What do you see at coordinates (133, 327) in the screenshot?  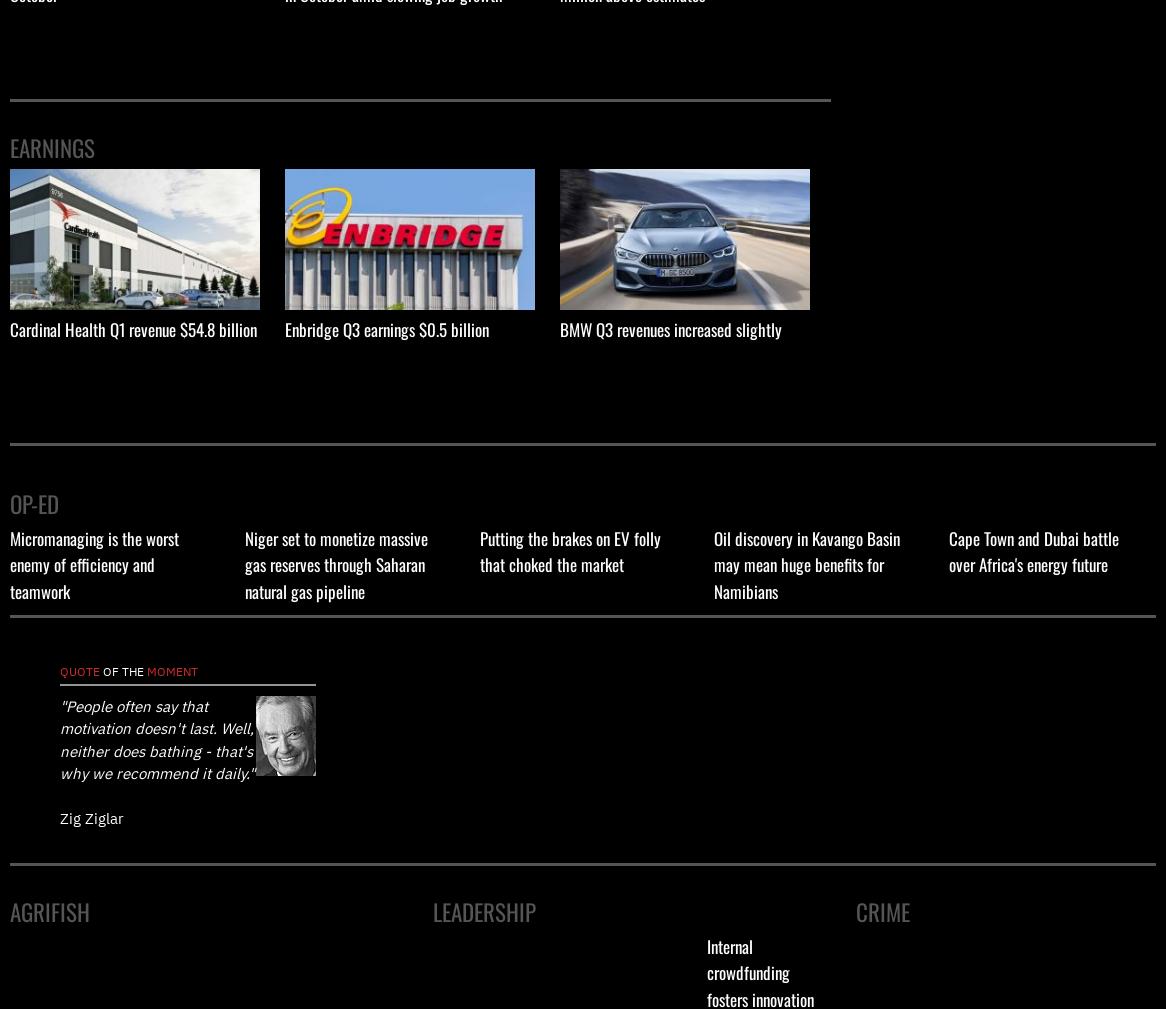 I see `'Cardinal Health Q1 revenue $54.8 billion'` at bounding box center [133, 327].